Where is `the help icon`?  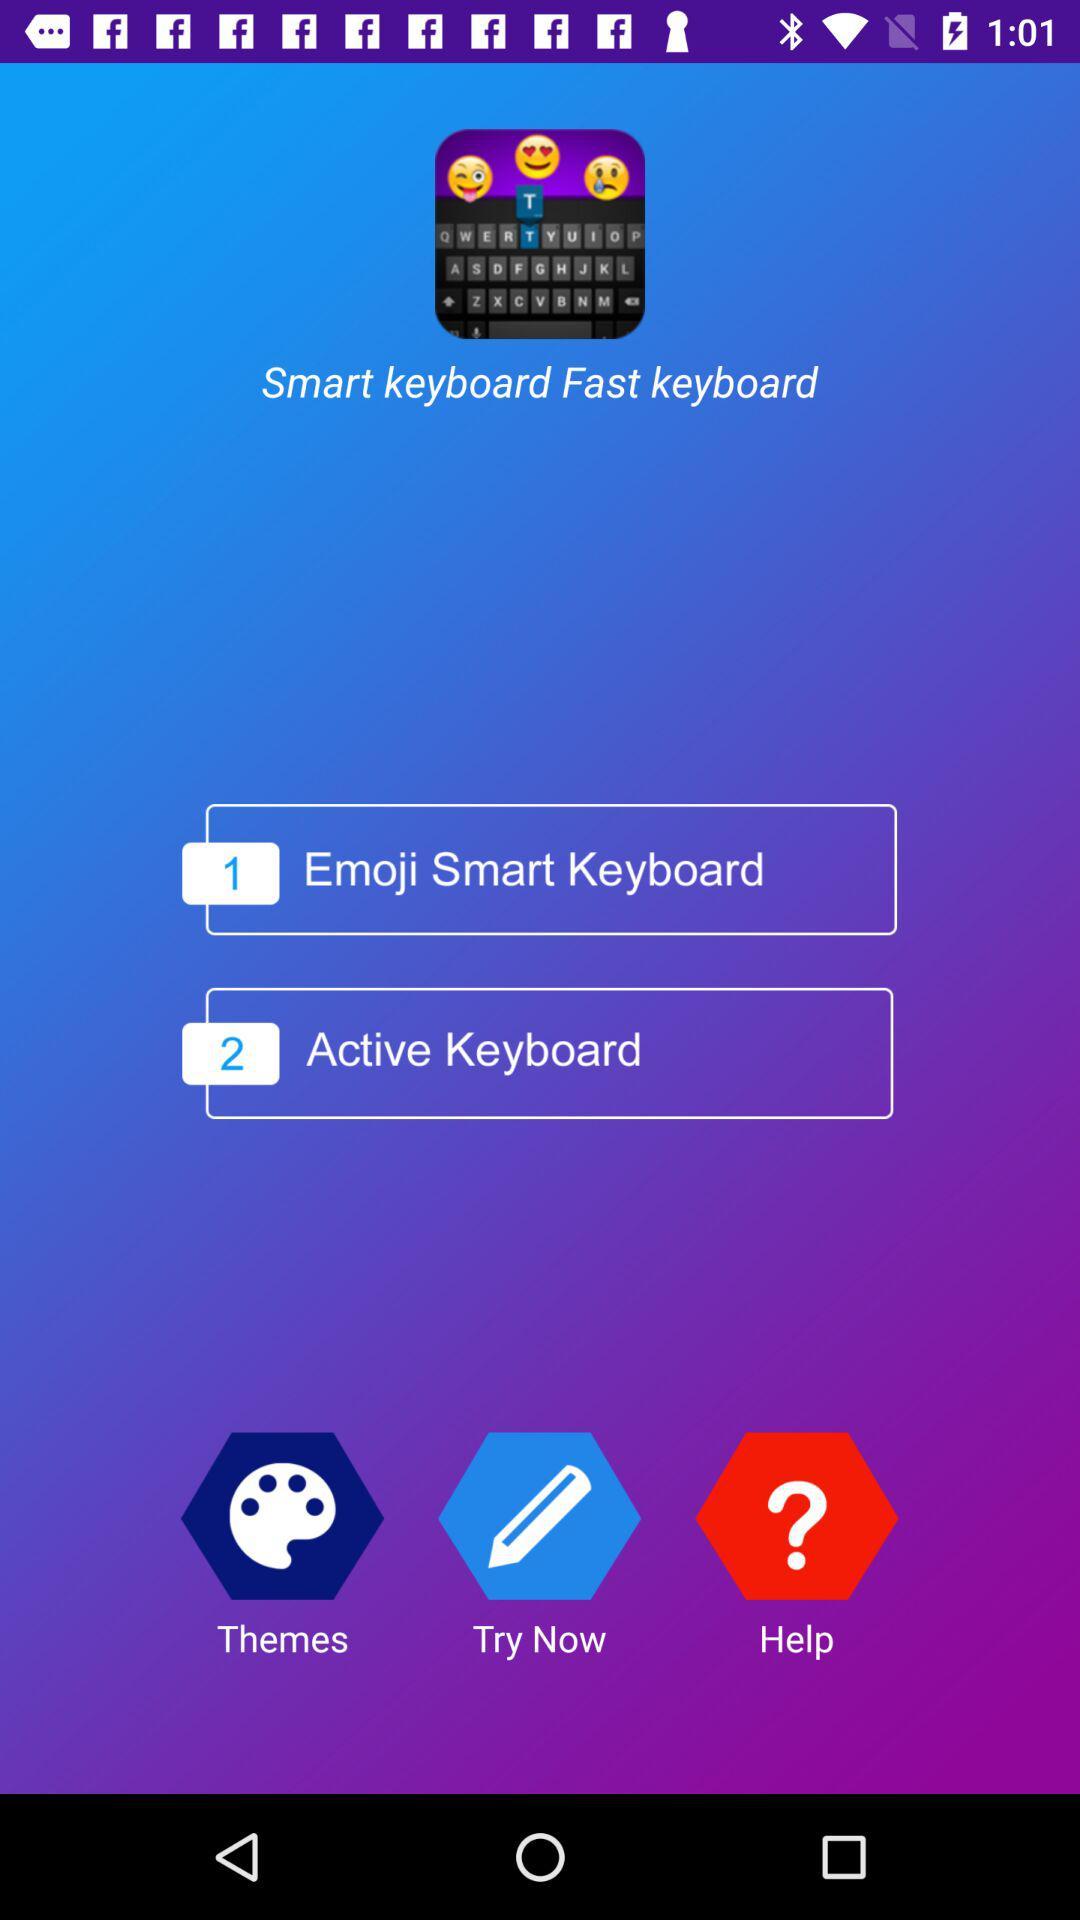 the help icon is located at coordinates (795, 1516).